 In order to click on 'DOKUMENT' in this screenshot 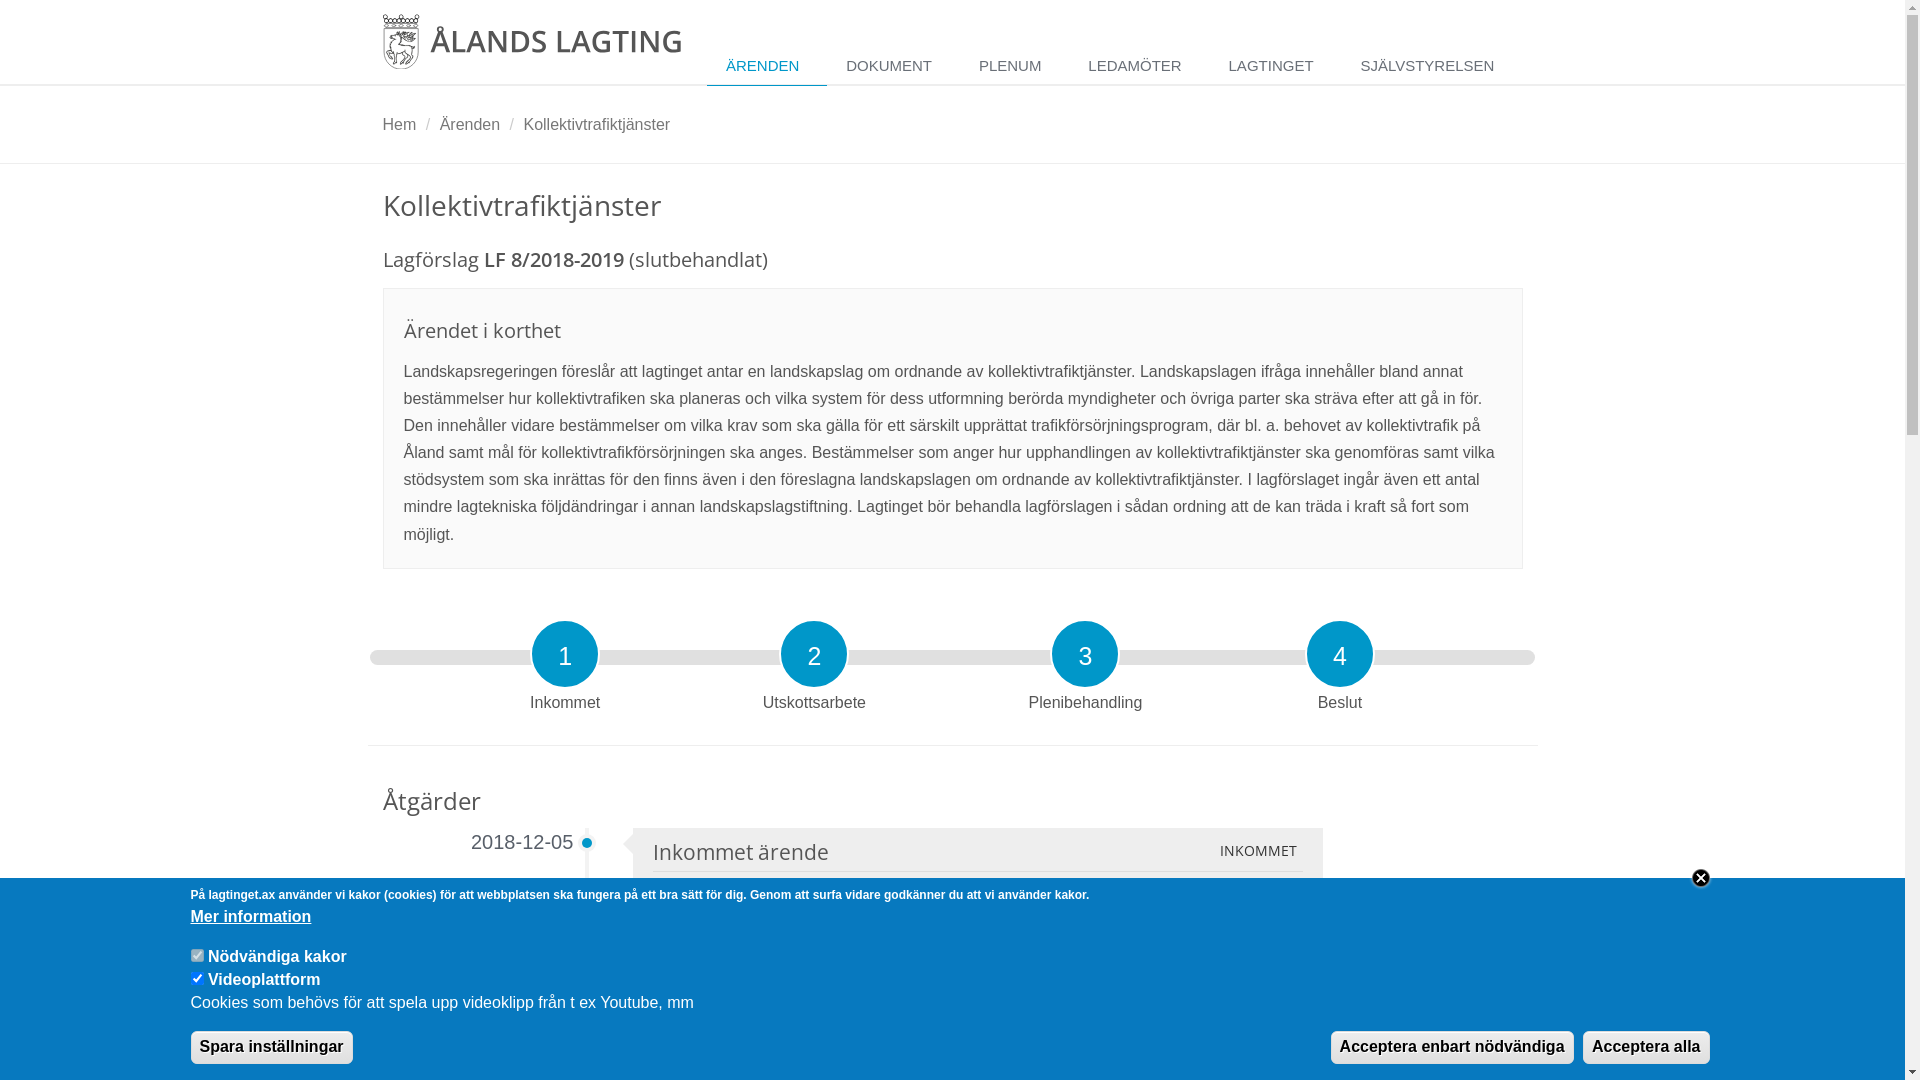, I will do `click(826, 64)`.